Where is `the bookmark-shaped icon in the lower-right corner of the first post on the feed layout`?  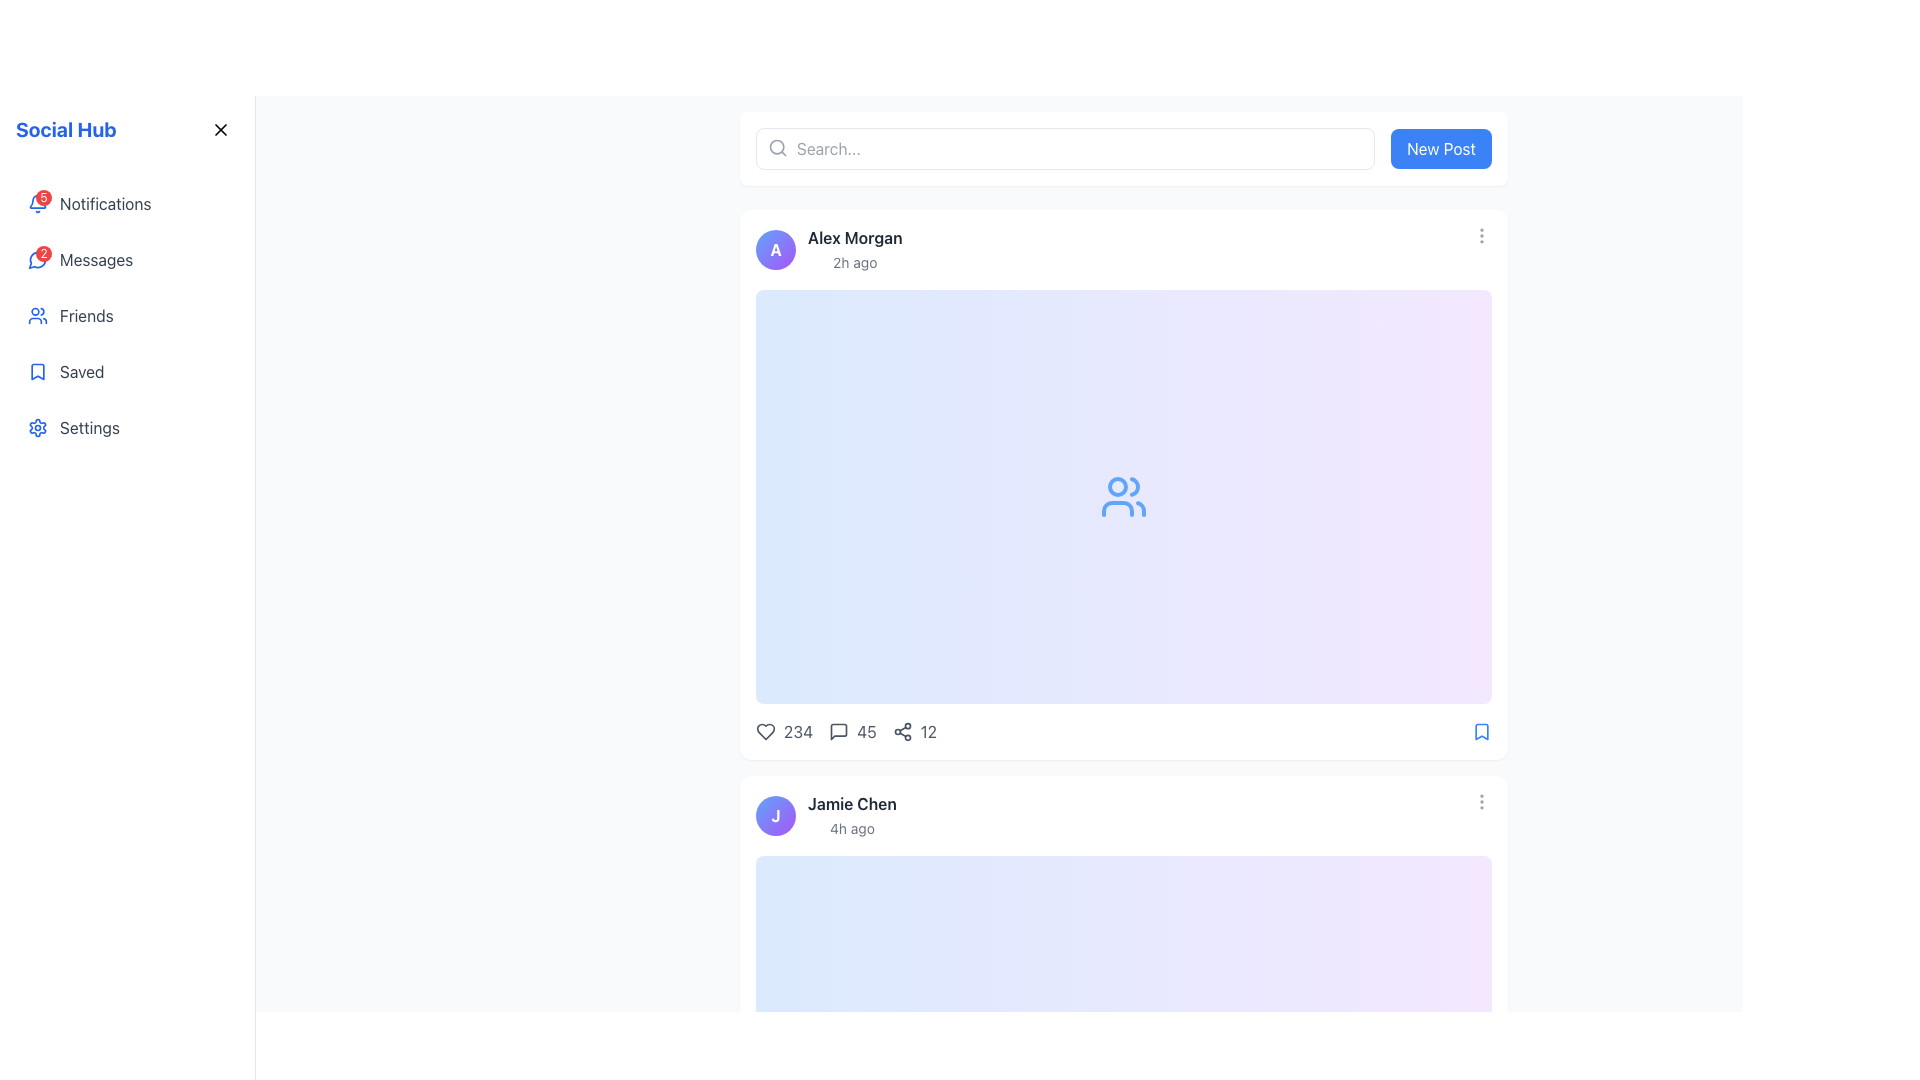 the bookmark-shaped icon in the lower-right corner of the first post on the feed layout is located at coordinates (1482, 732).